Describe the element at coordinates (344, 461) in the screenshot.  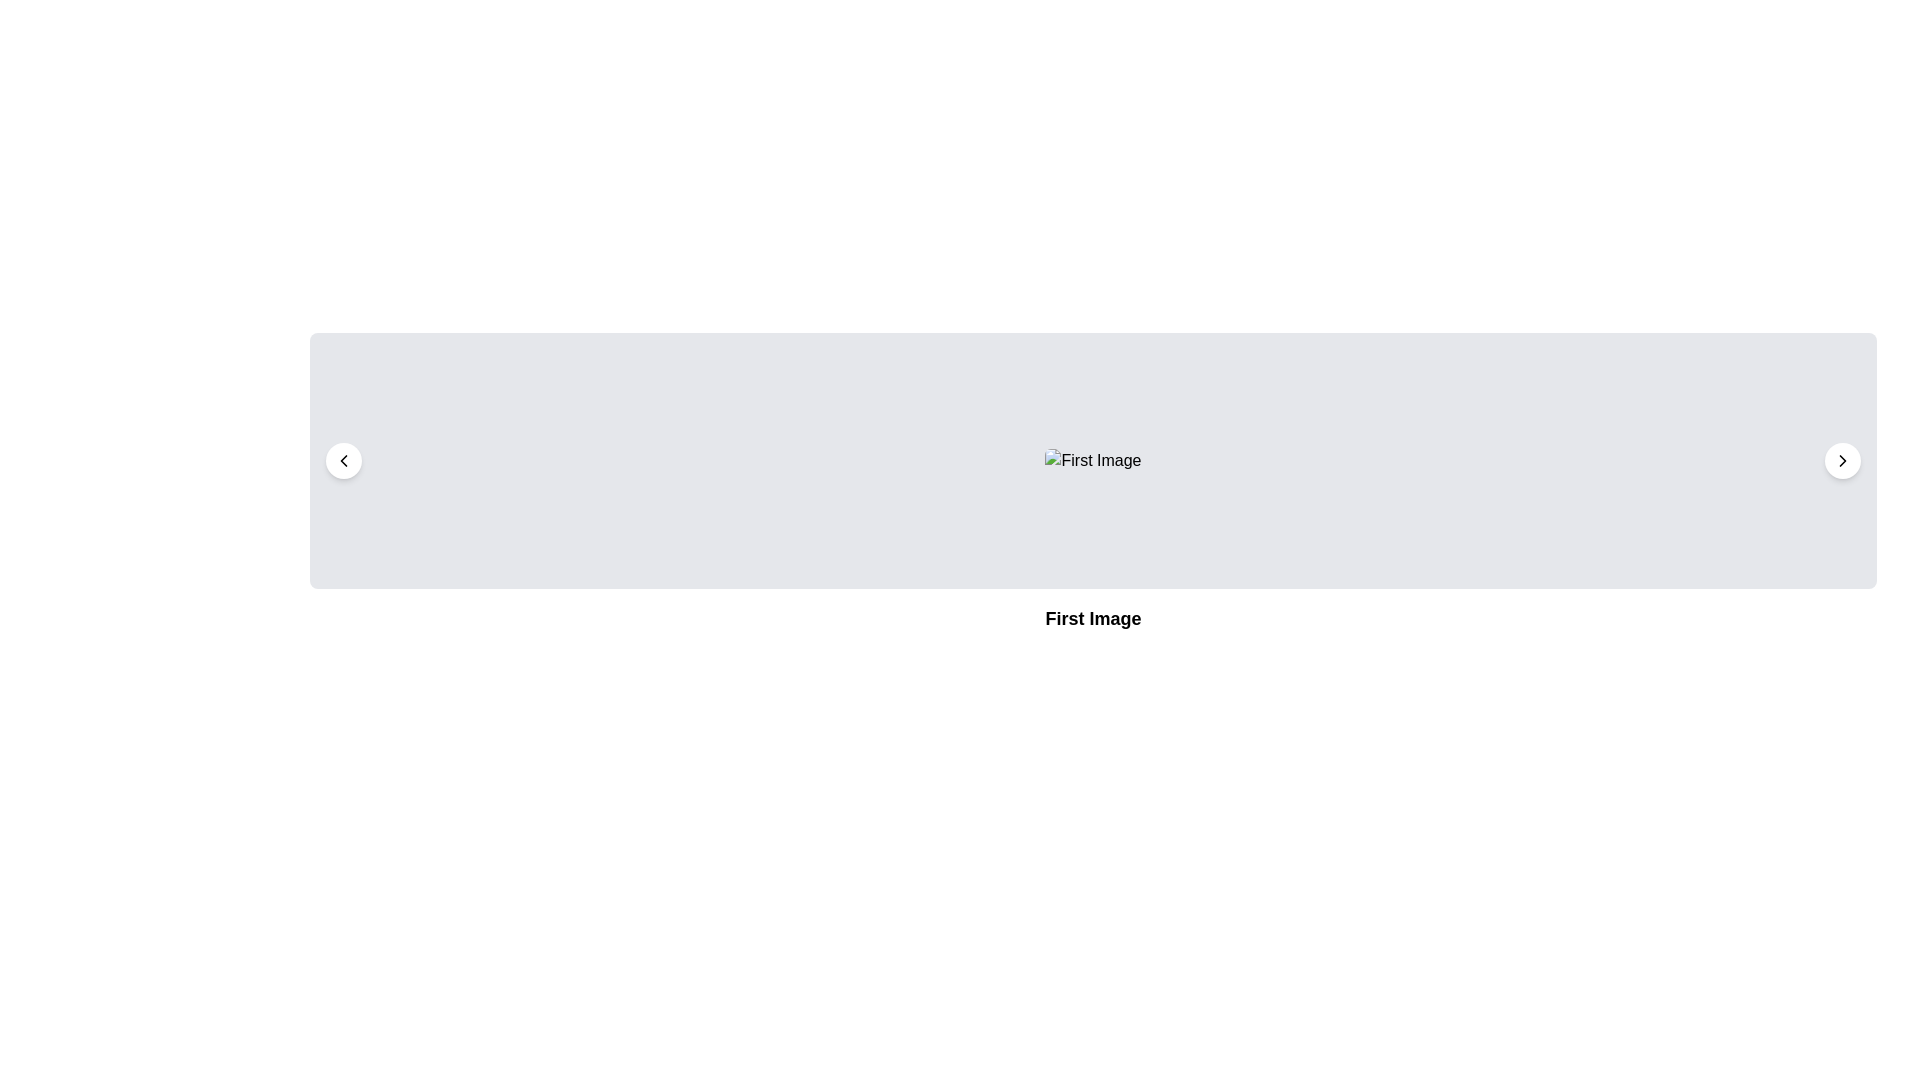
I see `the left-pointing chevron icon, which serves as a navigational tool for backward navigation, located within a circular button-like area on the left side of a grey panel` at that location.